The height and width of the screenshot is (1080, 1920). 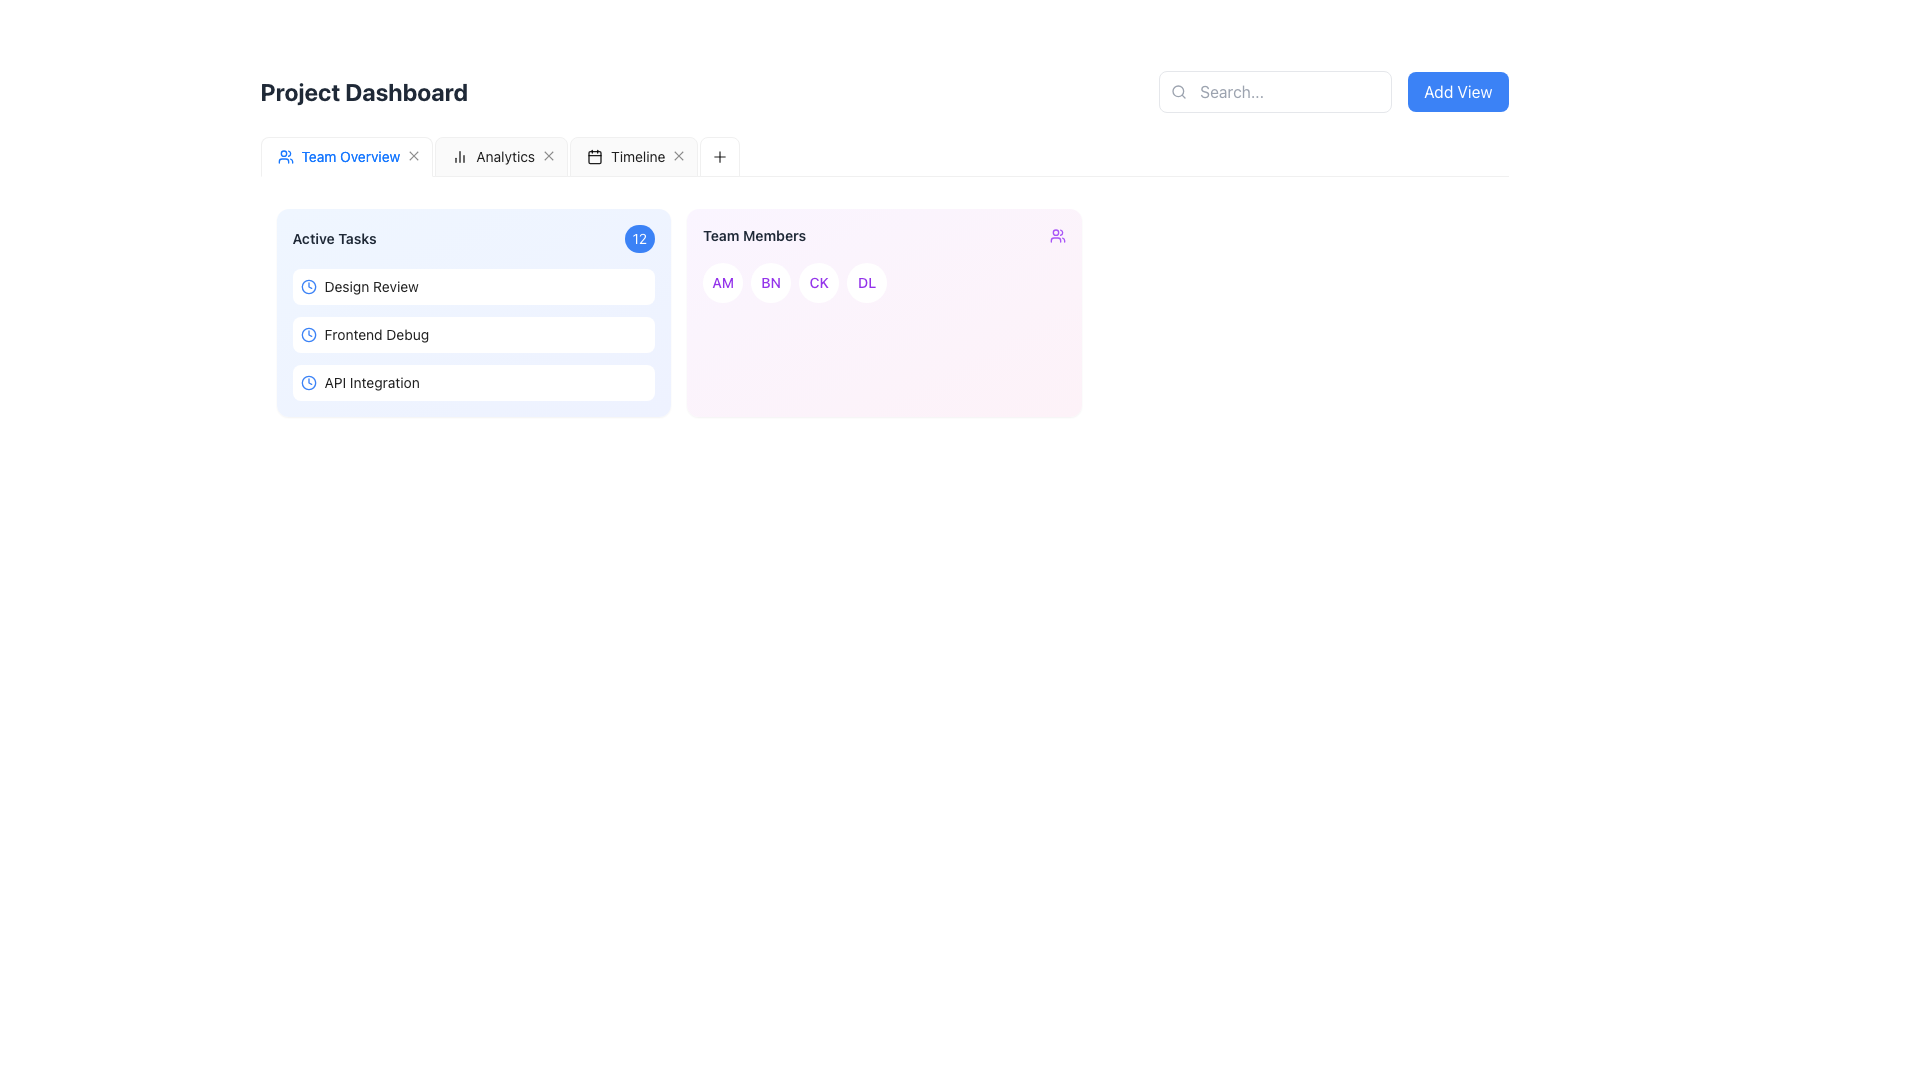 I want to click on the 'close' icon located on the right side of the 'Timeline' tab at the top of the dashboard, so click(x=679, y=155).